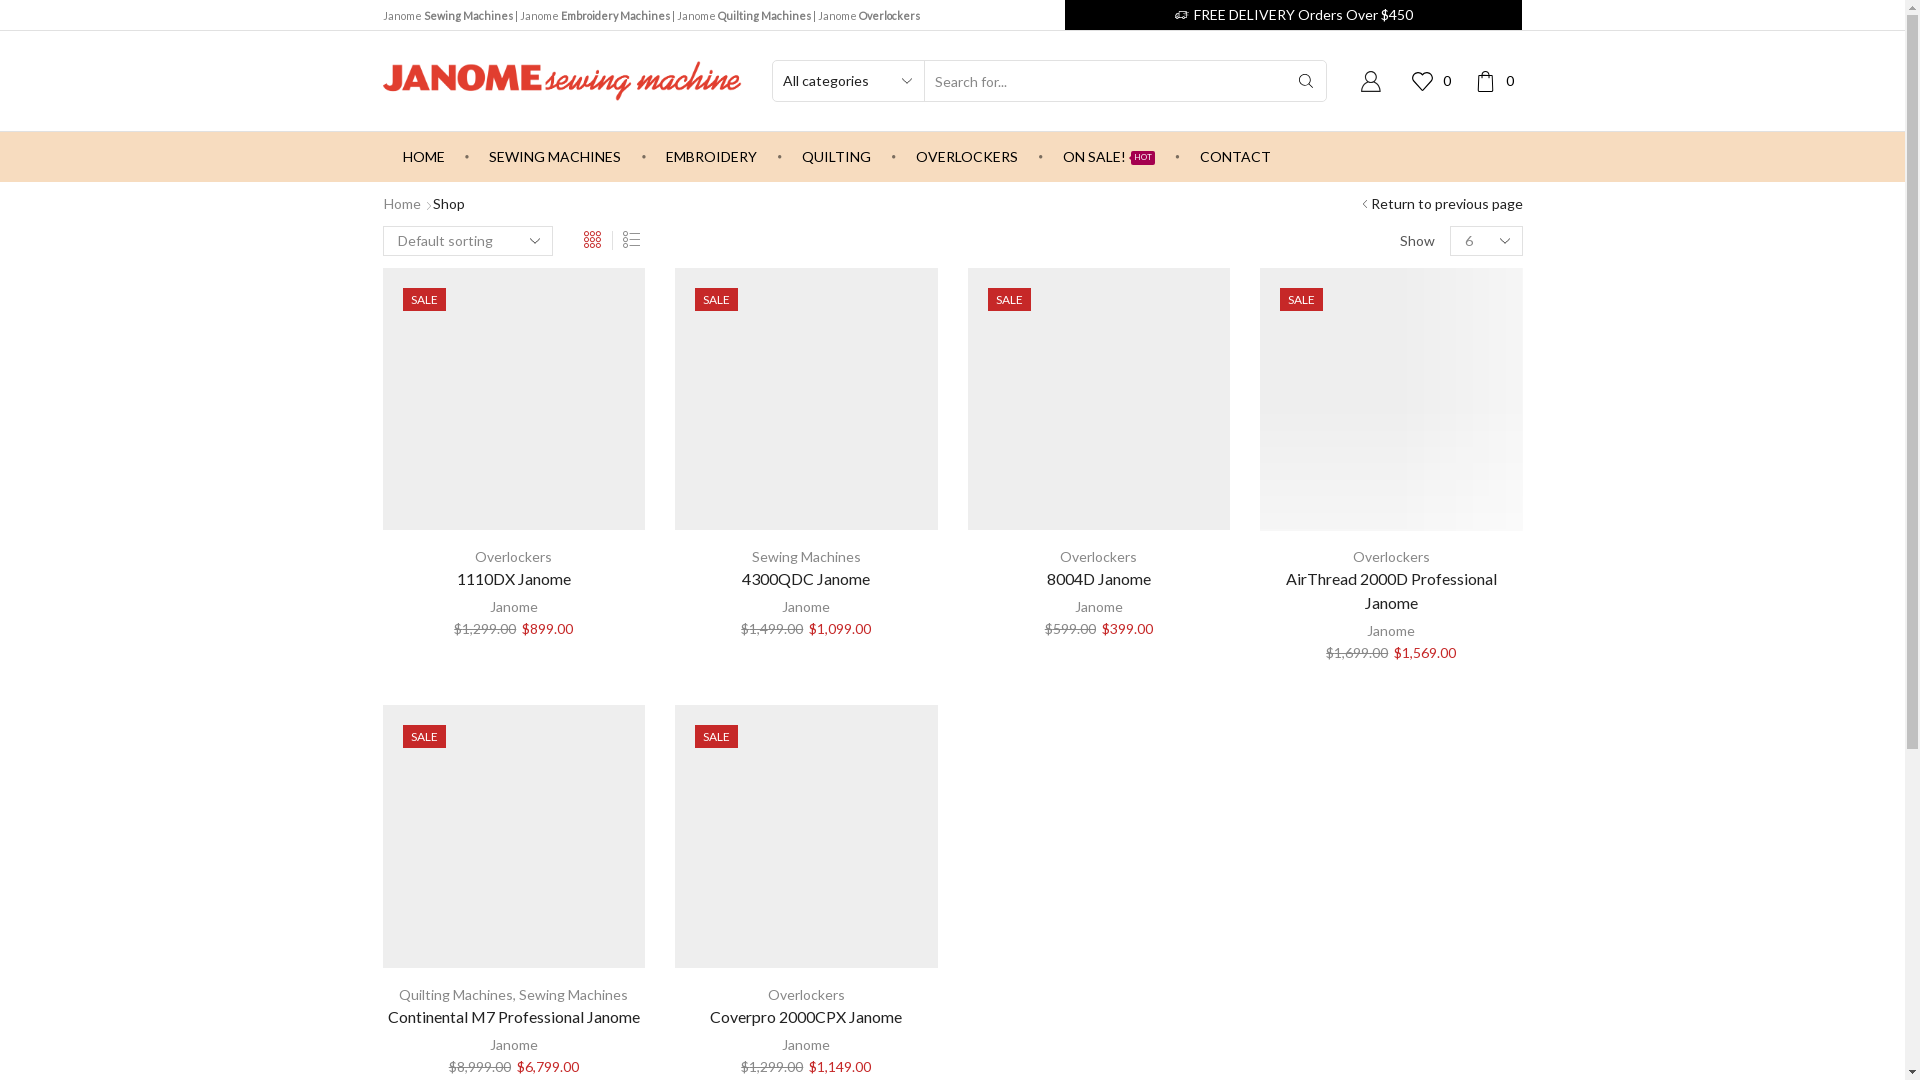 The height and width of the screenshot is (1080, 1920). I want to click on 'Home', so click(400, 204).